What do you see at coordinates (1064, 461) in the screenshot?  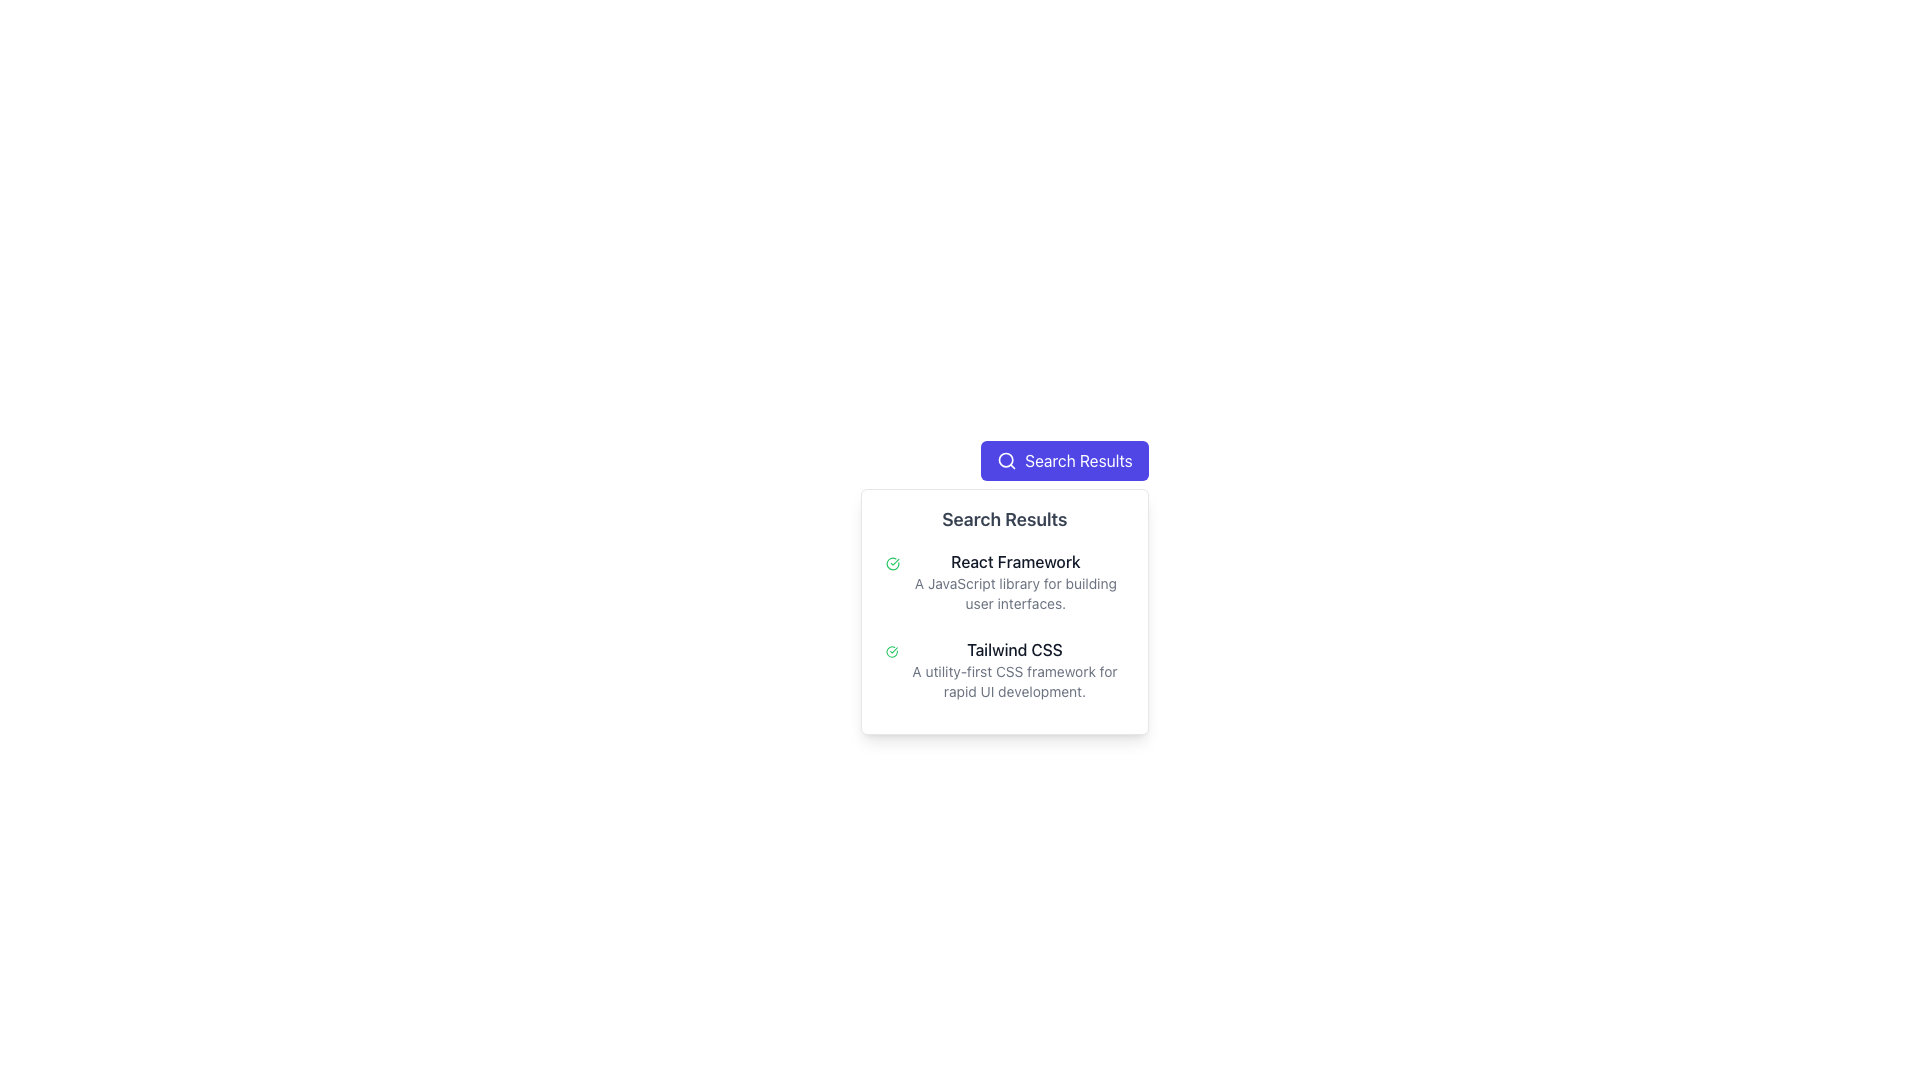 I see `the 'Search Results' button with a purple background and white text for keyboard interaction` at bounding box center [1064, 461].